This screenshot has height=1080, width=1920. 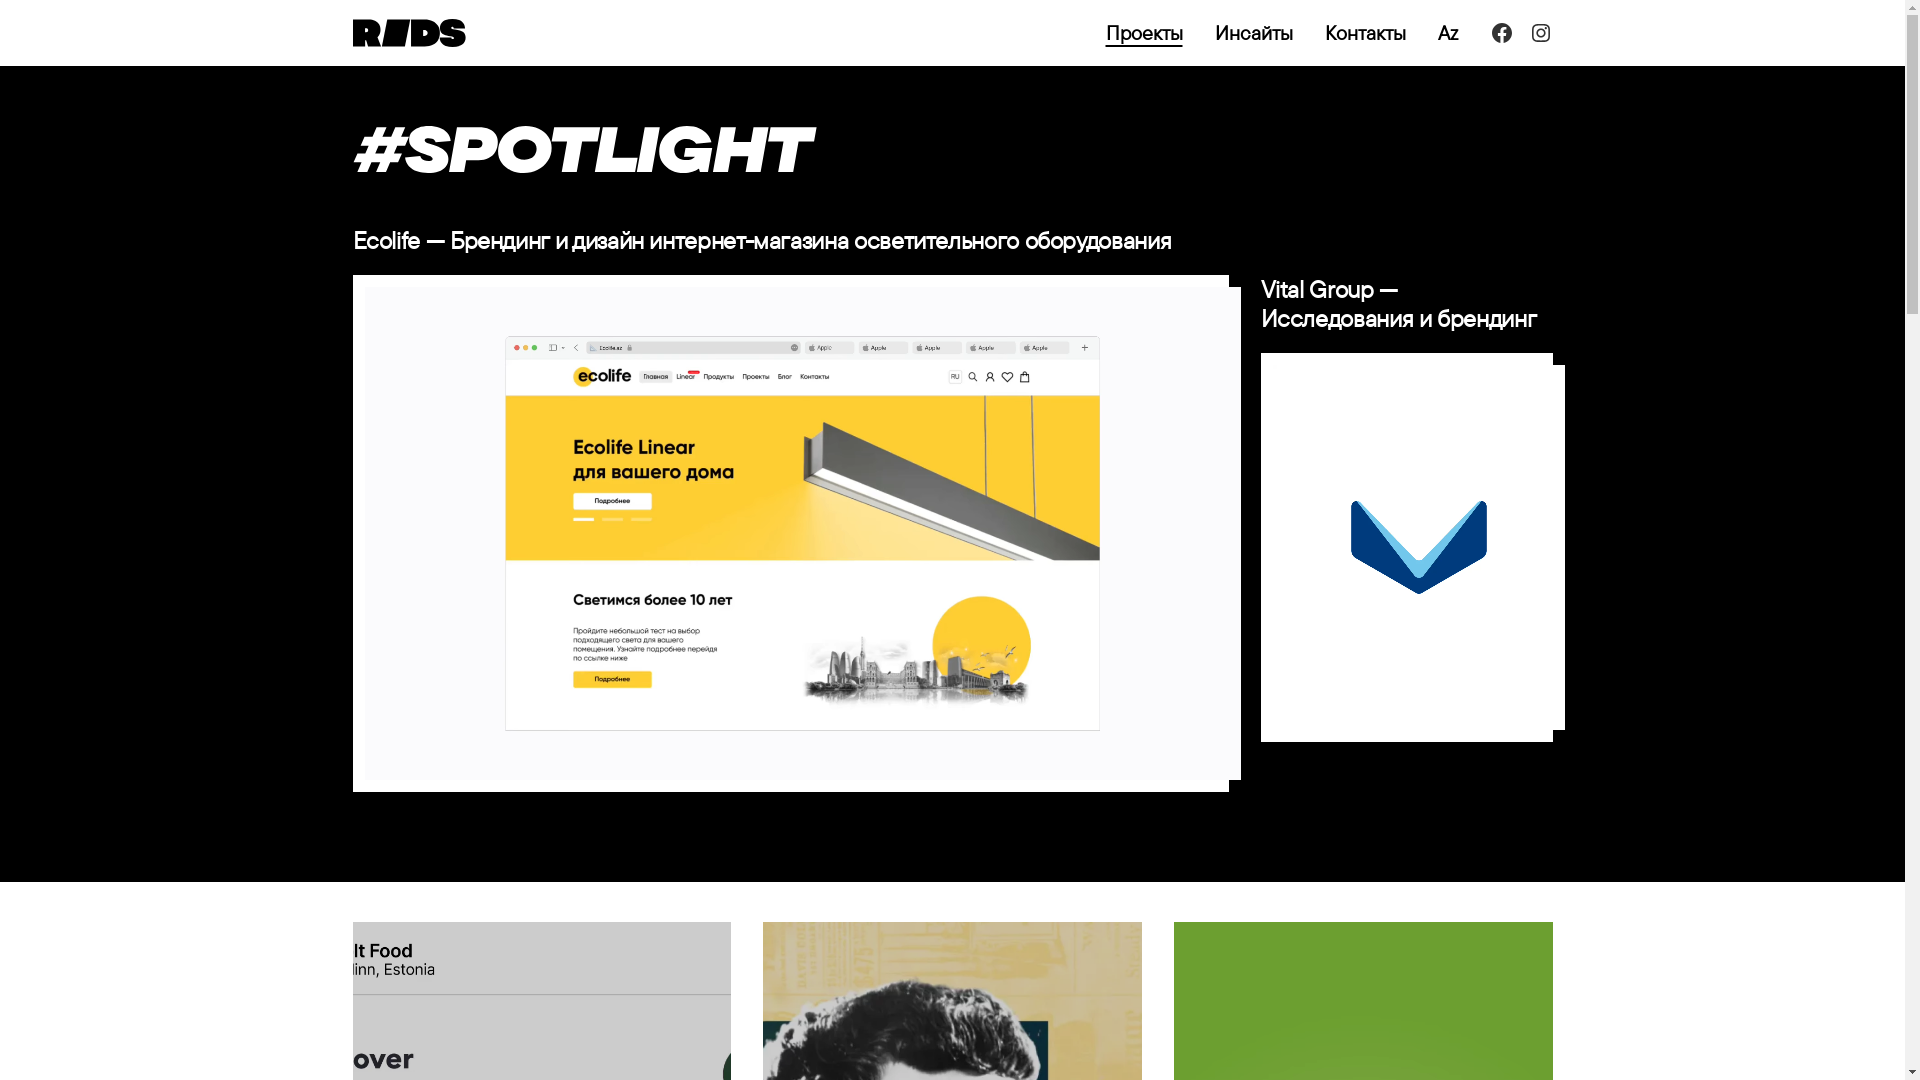 What do you see at coordinates (1489, 33) in the screenshot?
I see `'Facebook'` at bounding box center [1489, 33].